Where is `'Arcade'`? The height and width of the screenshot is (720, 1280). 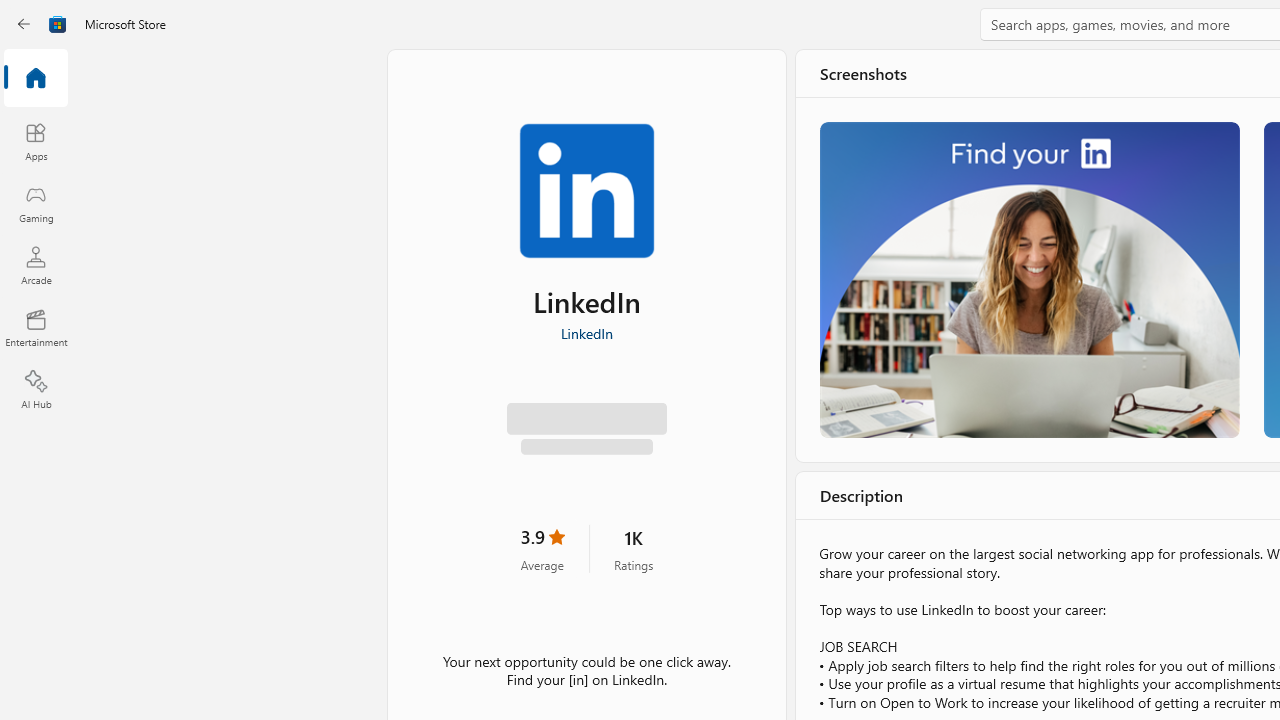 'Arcade' is located at coordinates (35, 264).